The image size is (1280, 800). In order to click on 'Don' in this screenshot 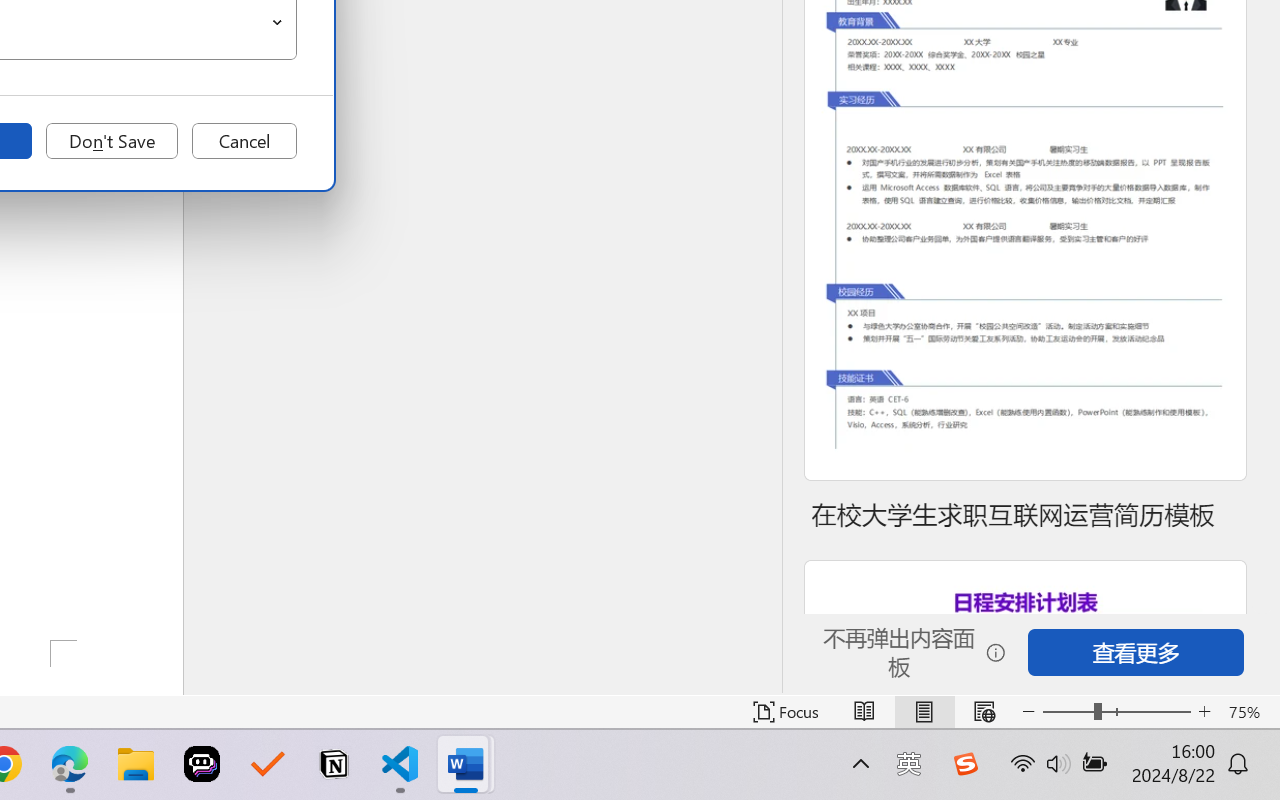, I will do `click(111, 141)`.